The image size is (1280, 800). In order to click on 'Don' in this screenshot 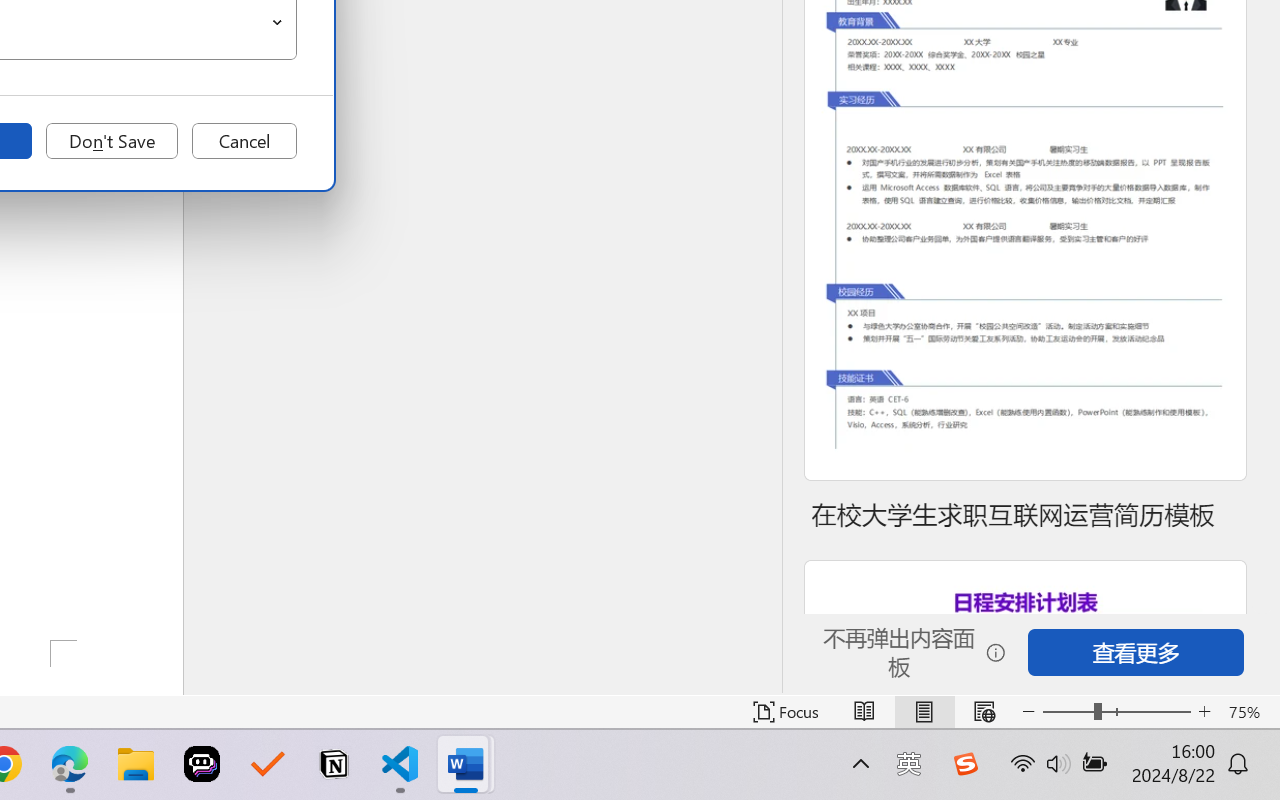, I will do `click(111, 141)`.